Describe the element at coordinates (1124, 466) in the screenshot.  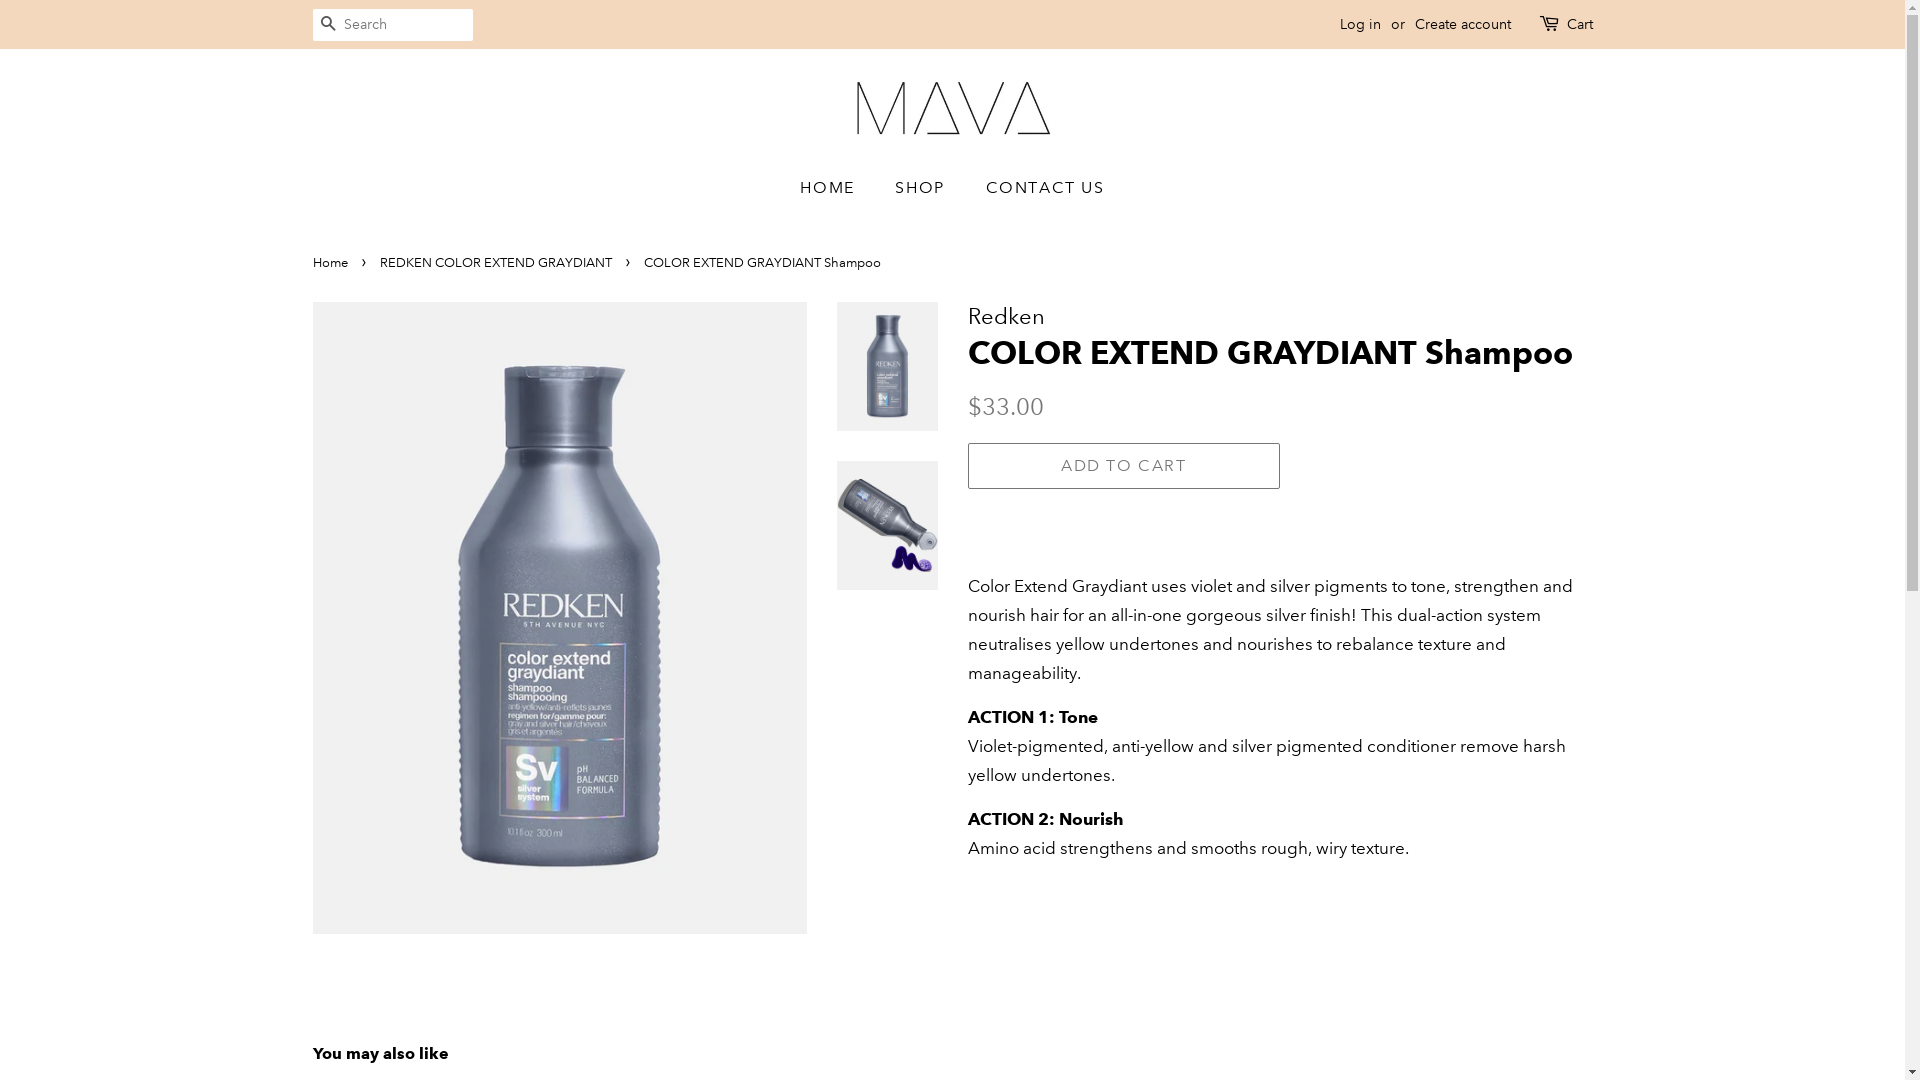
I see `'ADD TO CART'` at that location.